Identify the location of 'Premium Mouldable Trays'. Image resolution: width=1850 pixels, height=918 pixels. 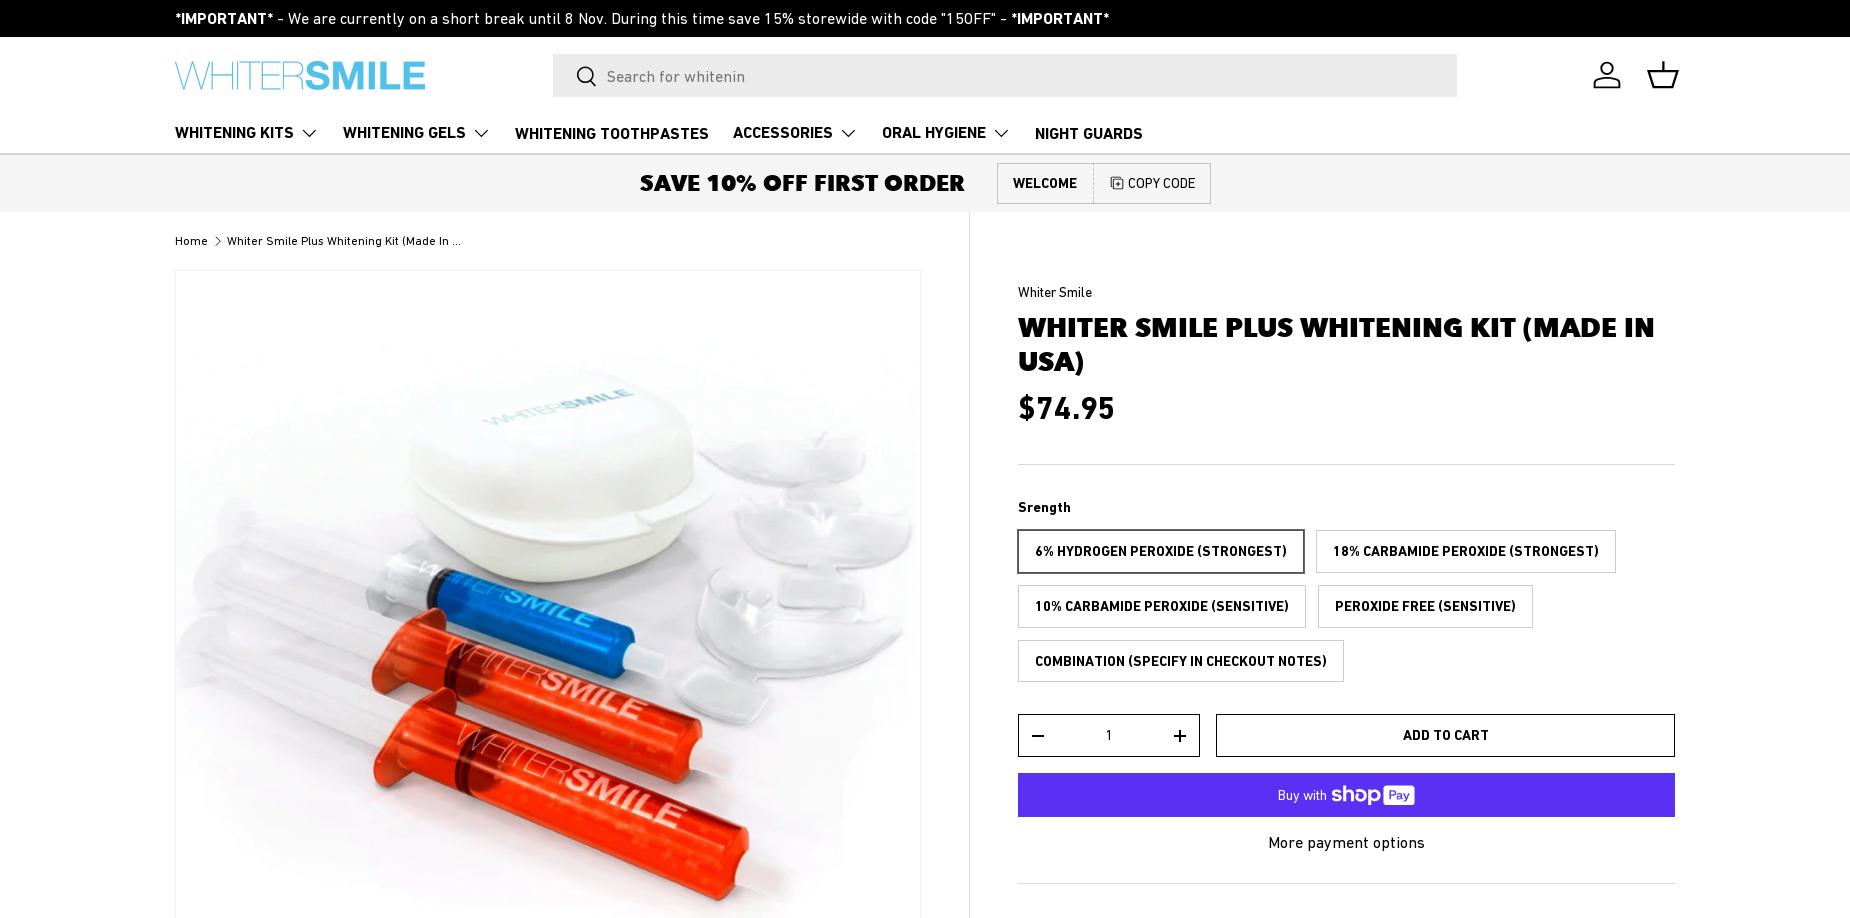
(971, 284).